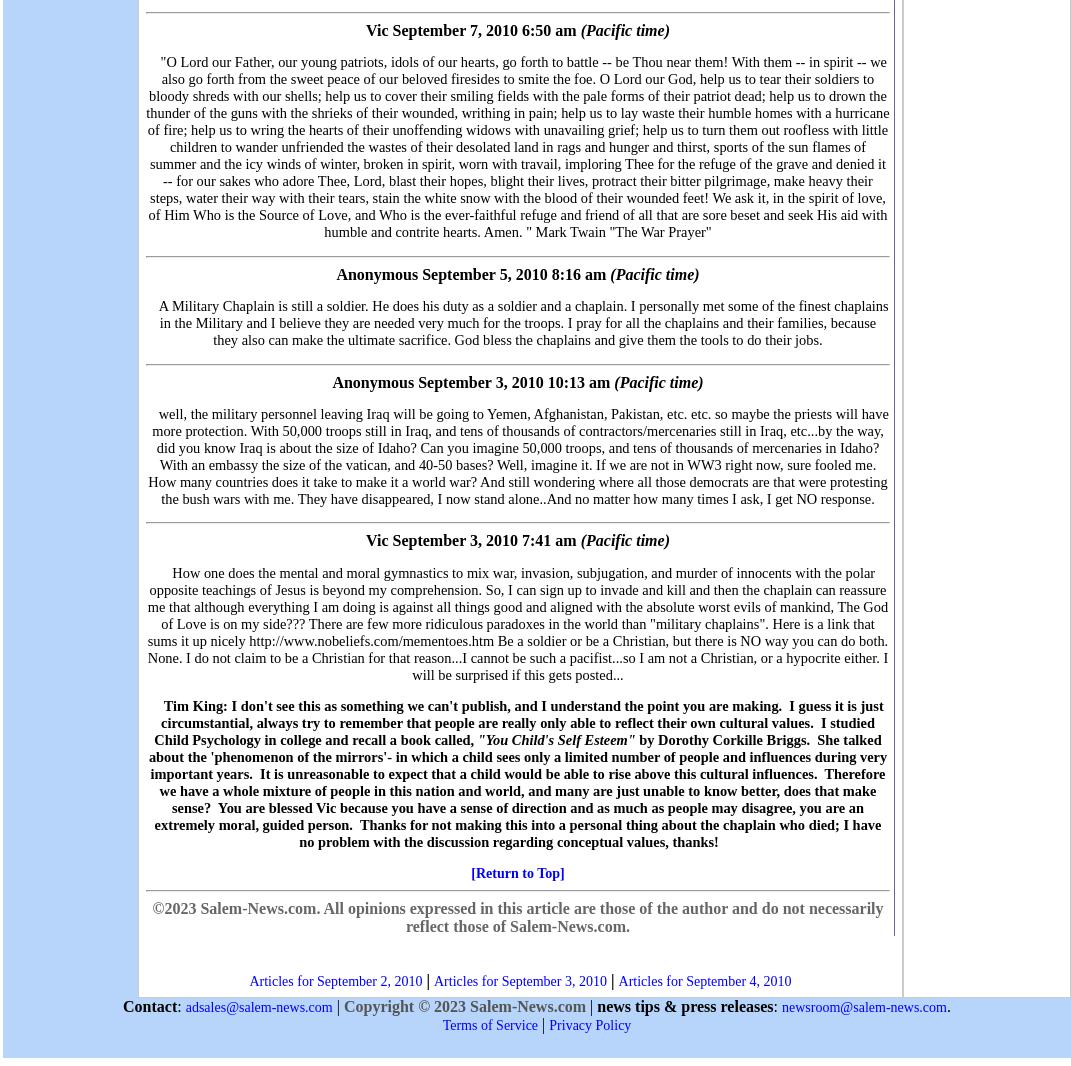 This screenshot has width=1071, height=1066. What do you see at coordinates (471, 29) in the screenshot?
I see `'Vic September 7, 2010 6:50 am'` at bounding box center [471, 29].